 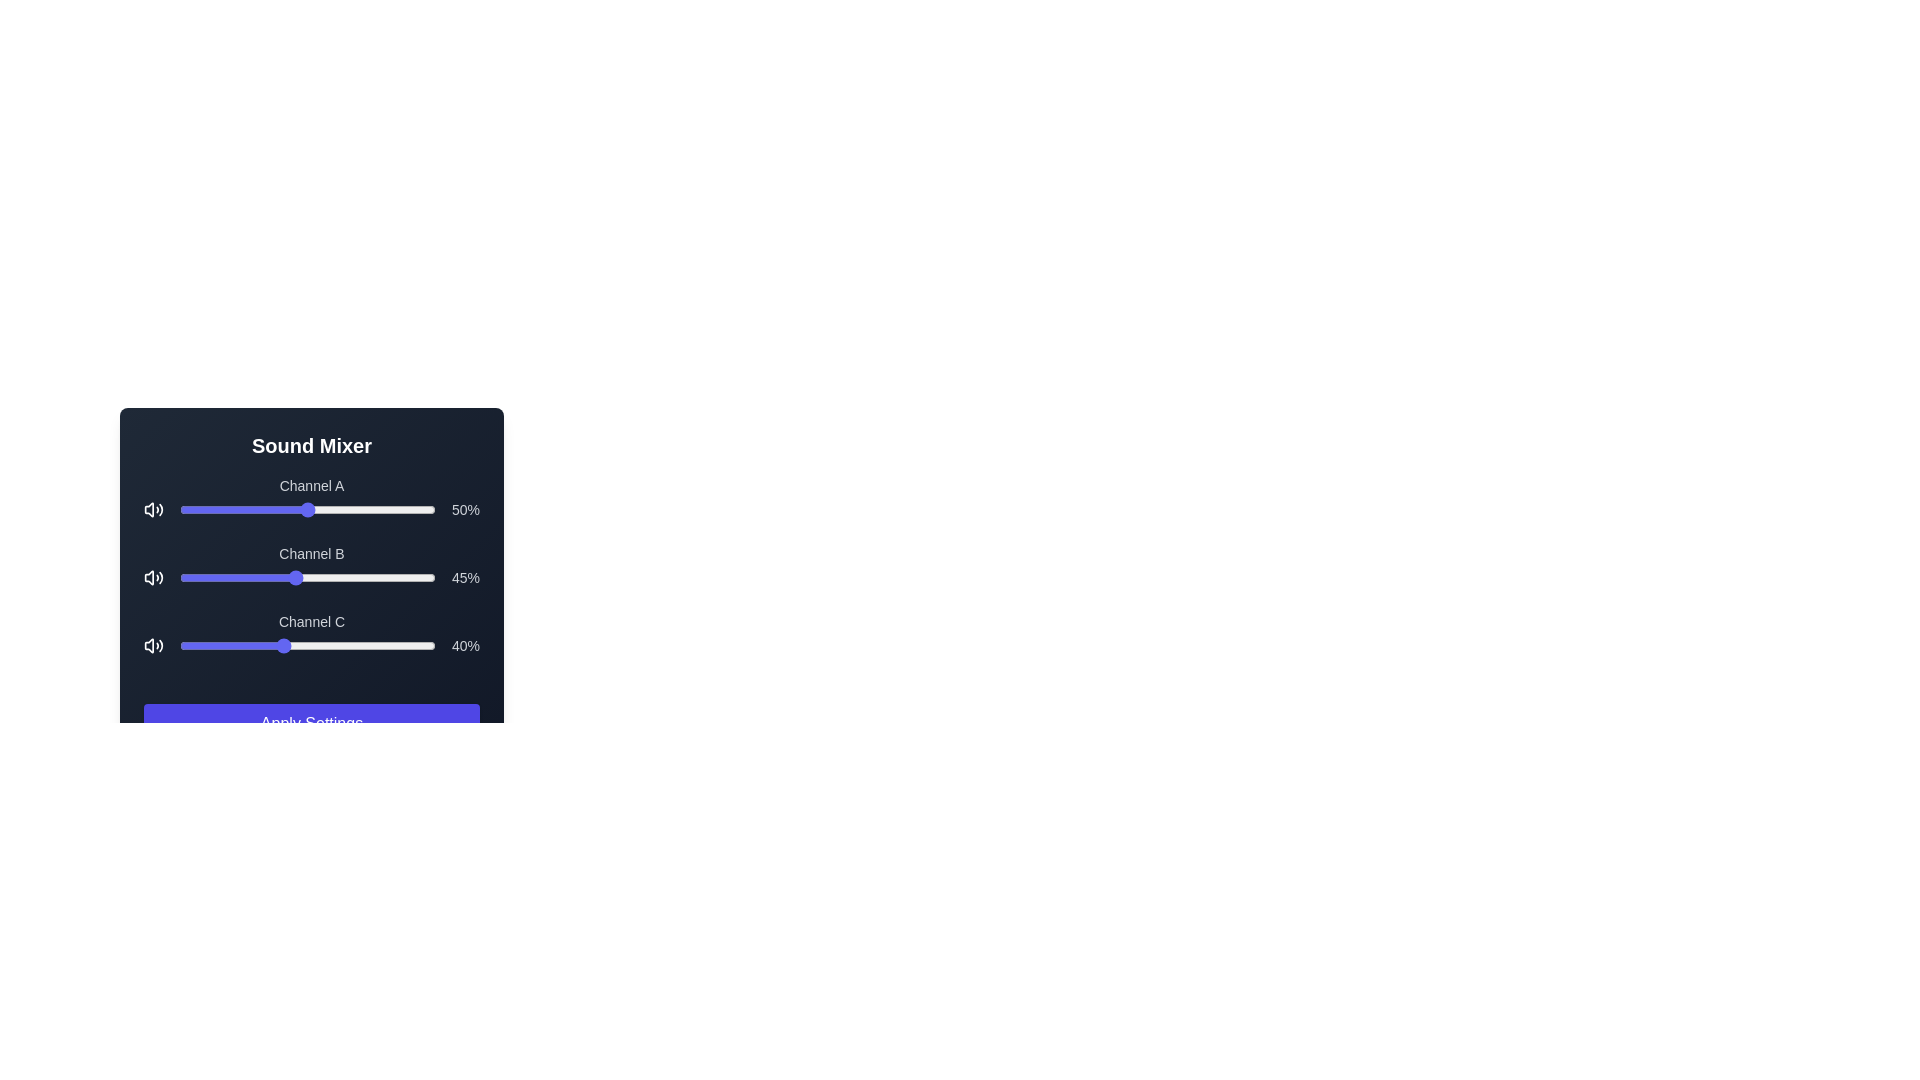 What do you see at coordinates (311, 724) in the screenshot?
I see `the button that applies the current settings in the Sound Mixer interface` at bounding box center [311, 724].